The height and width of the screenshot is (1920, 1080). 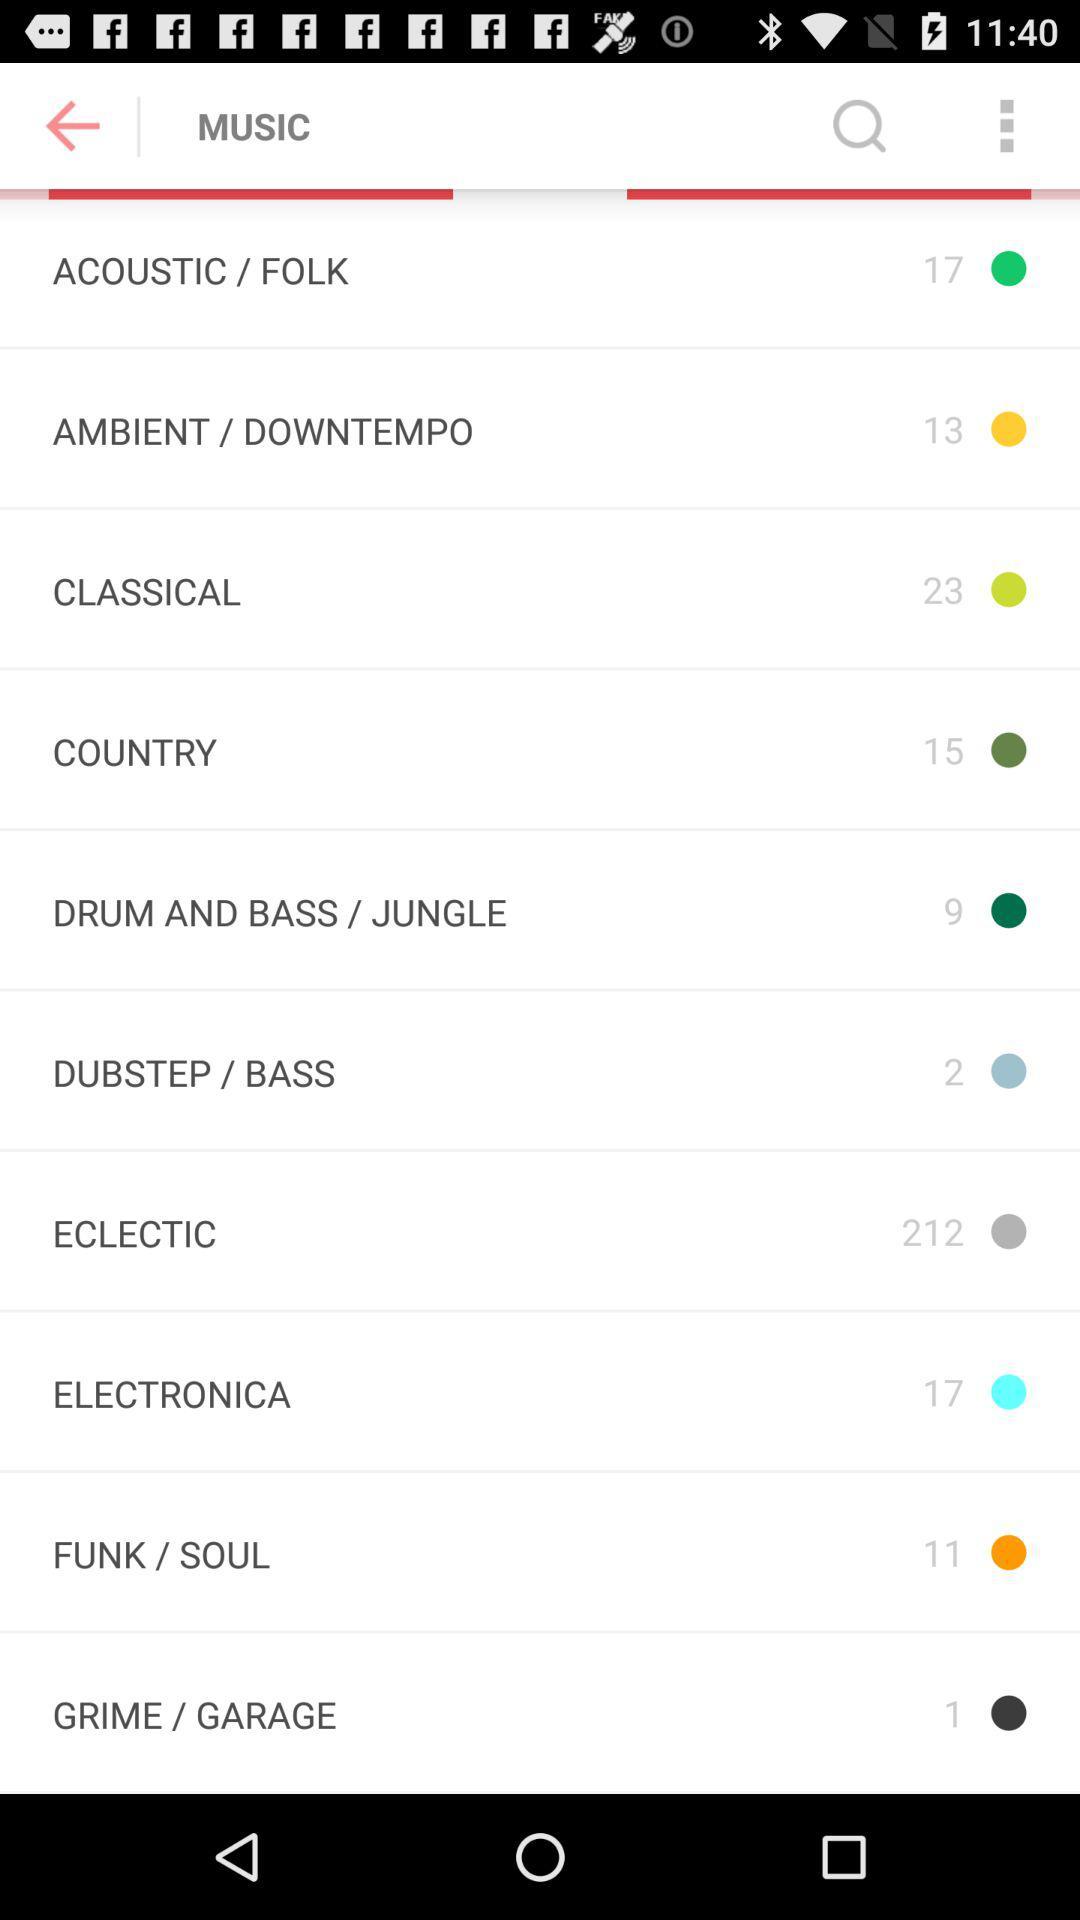 What do you see at coordinates (262, 427) in the screenshot?
I see `the item above the classical item` at bounding box center [262, 427].